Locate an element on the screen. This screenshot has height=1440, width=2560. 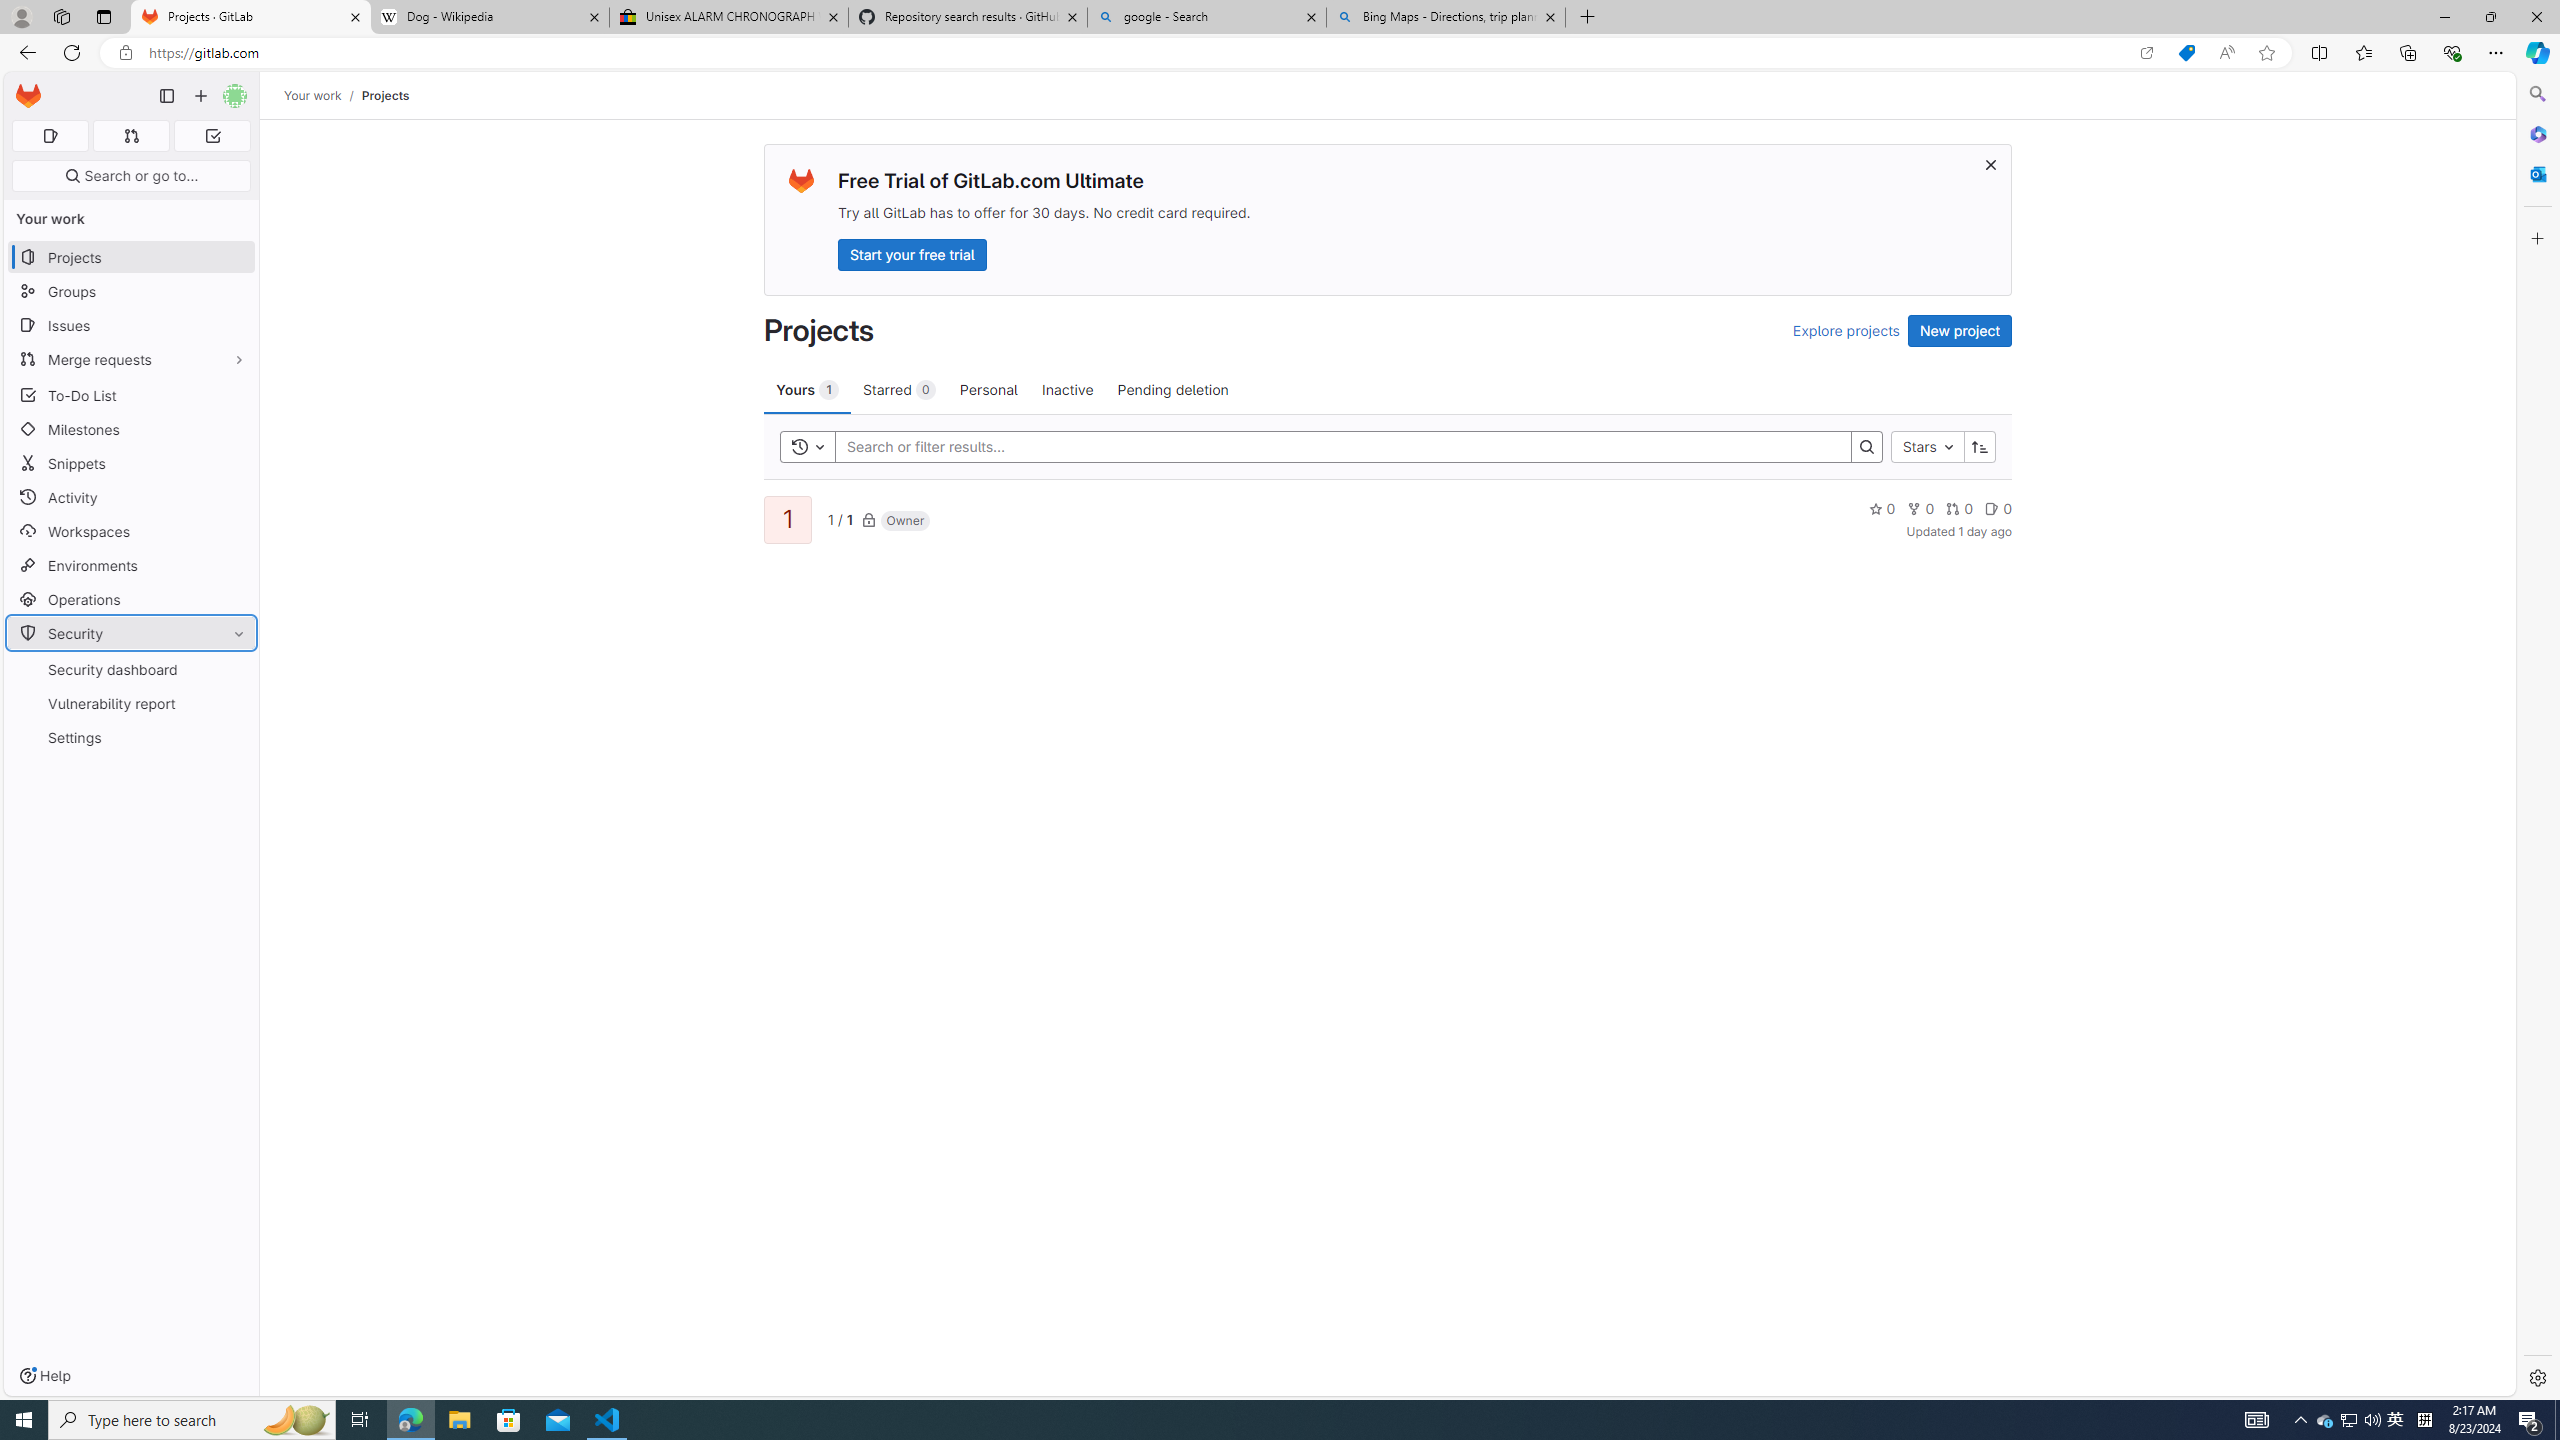
'New project' is located at coordinates (1958, 329).